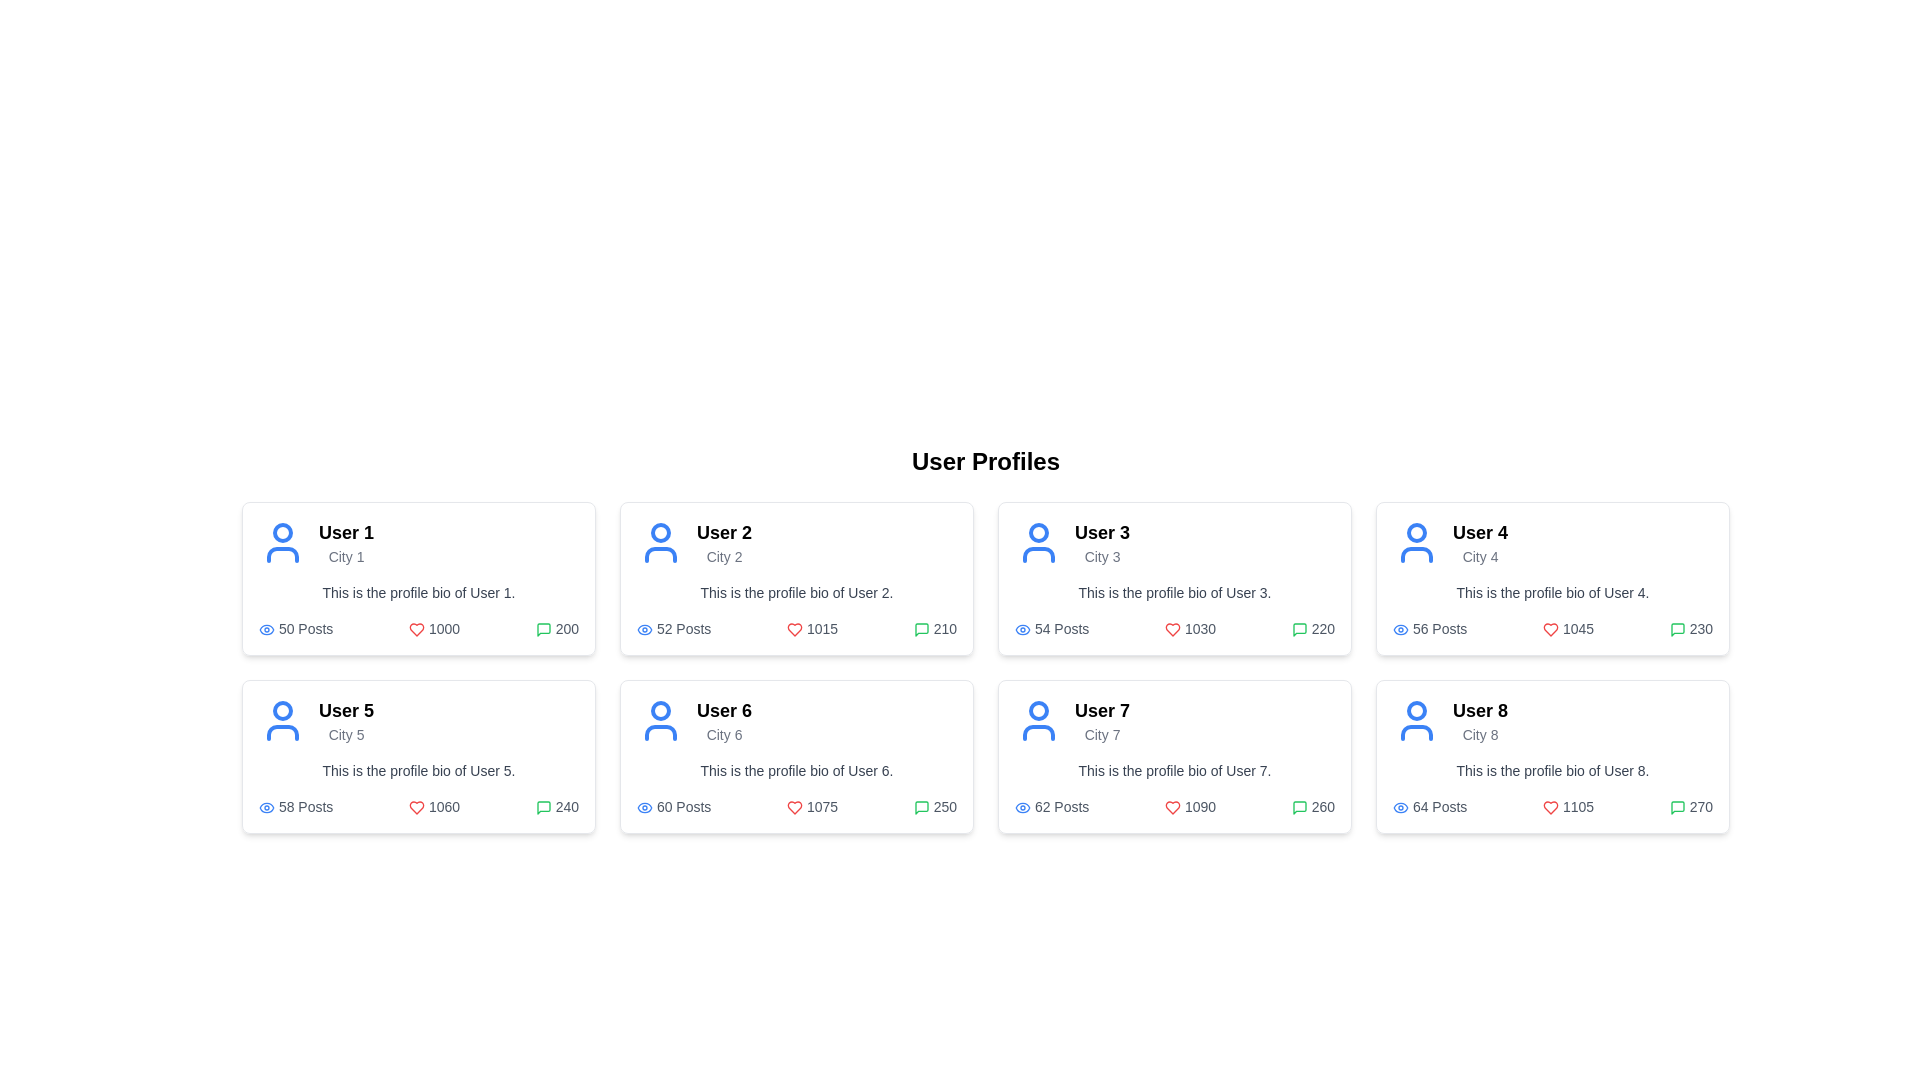  I want to click on the heart icon adjacent to the numerical value '1015' in the card layout for 'User 2', so click(794, 630).